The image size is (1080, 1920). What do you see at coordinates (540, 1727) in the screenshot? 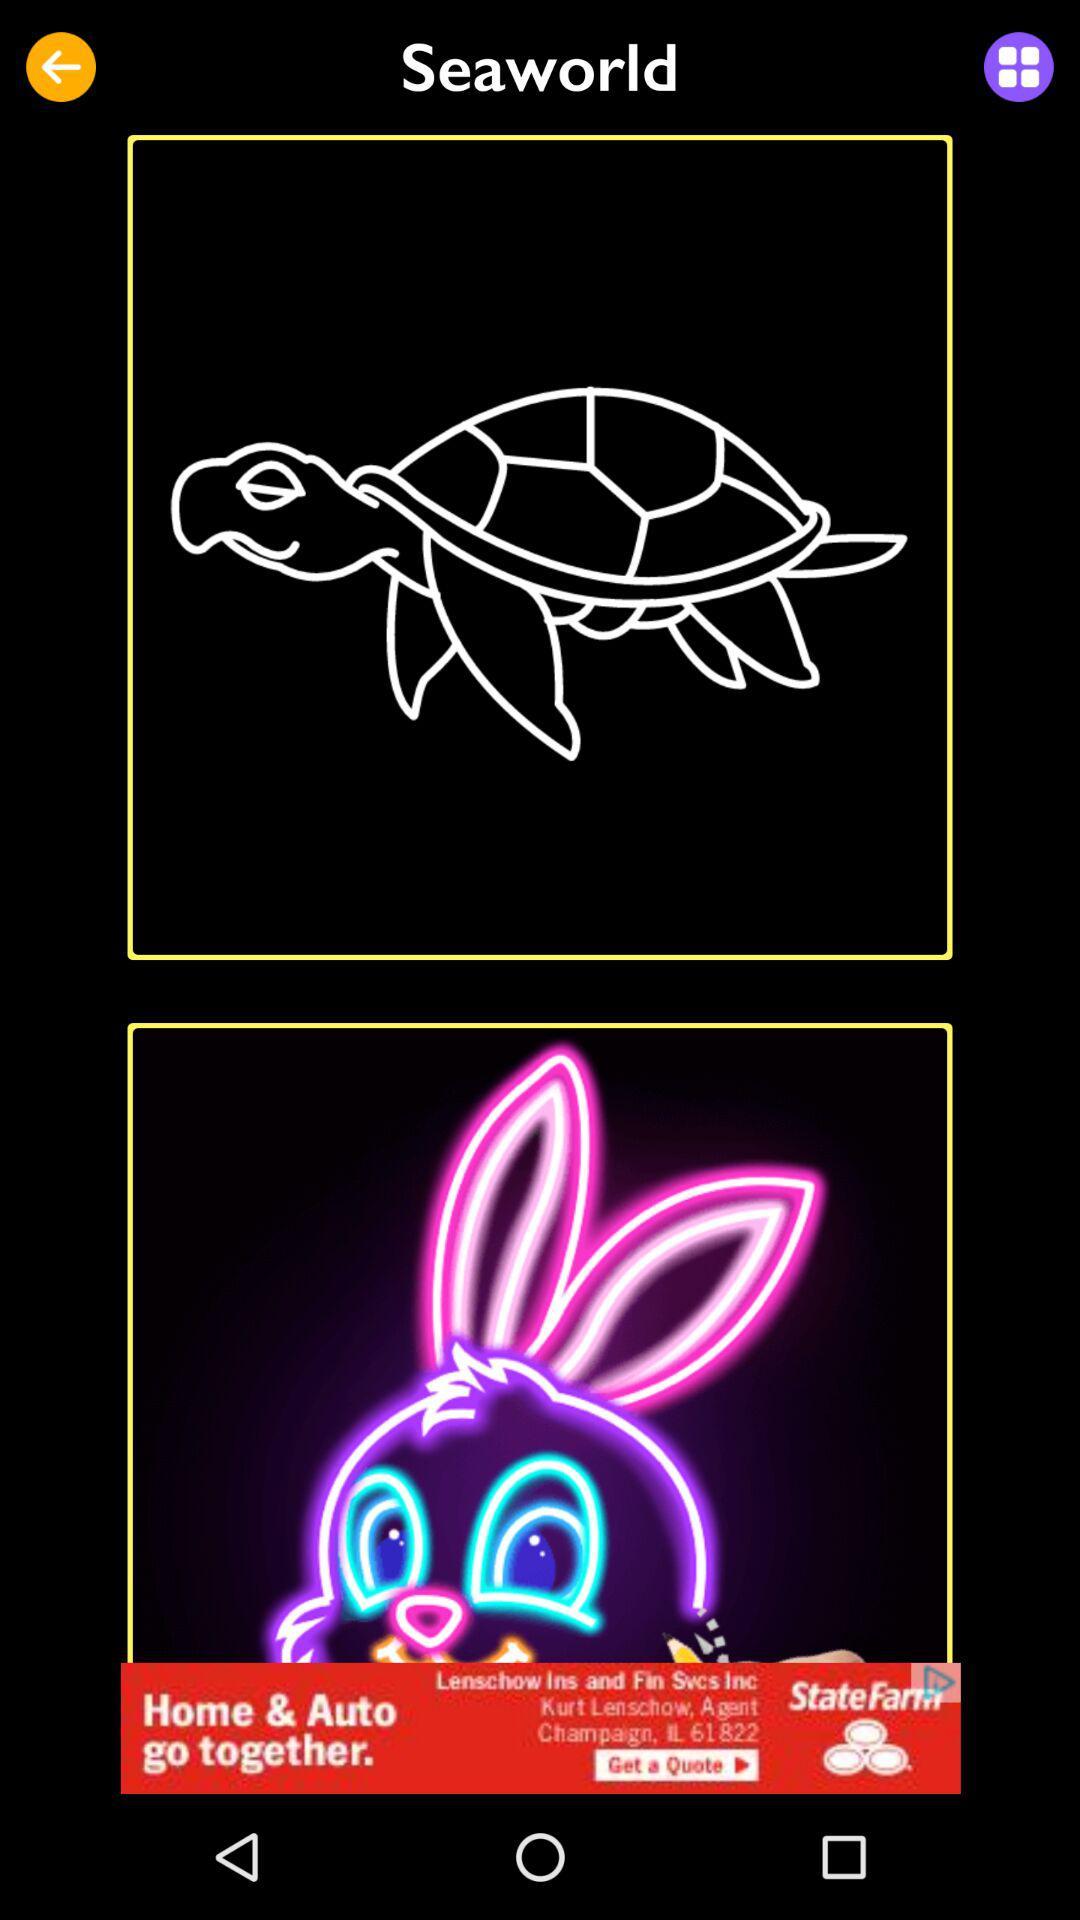
I see `advertisement bar` at bounding box center [540, 1727].